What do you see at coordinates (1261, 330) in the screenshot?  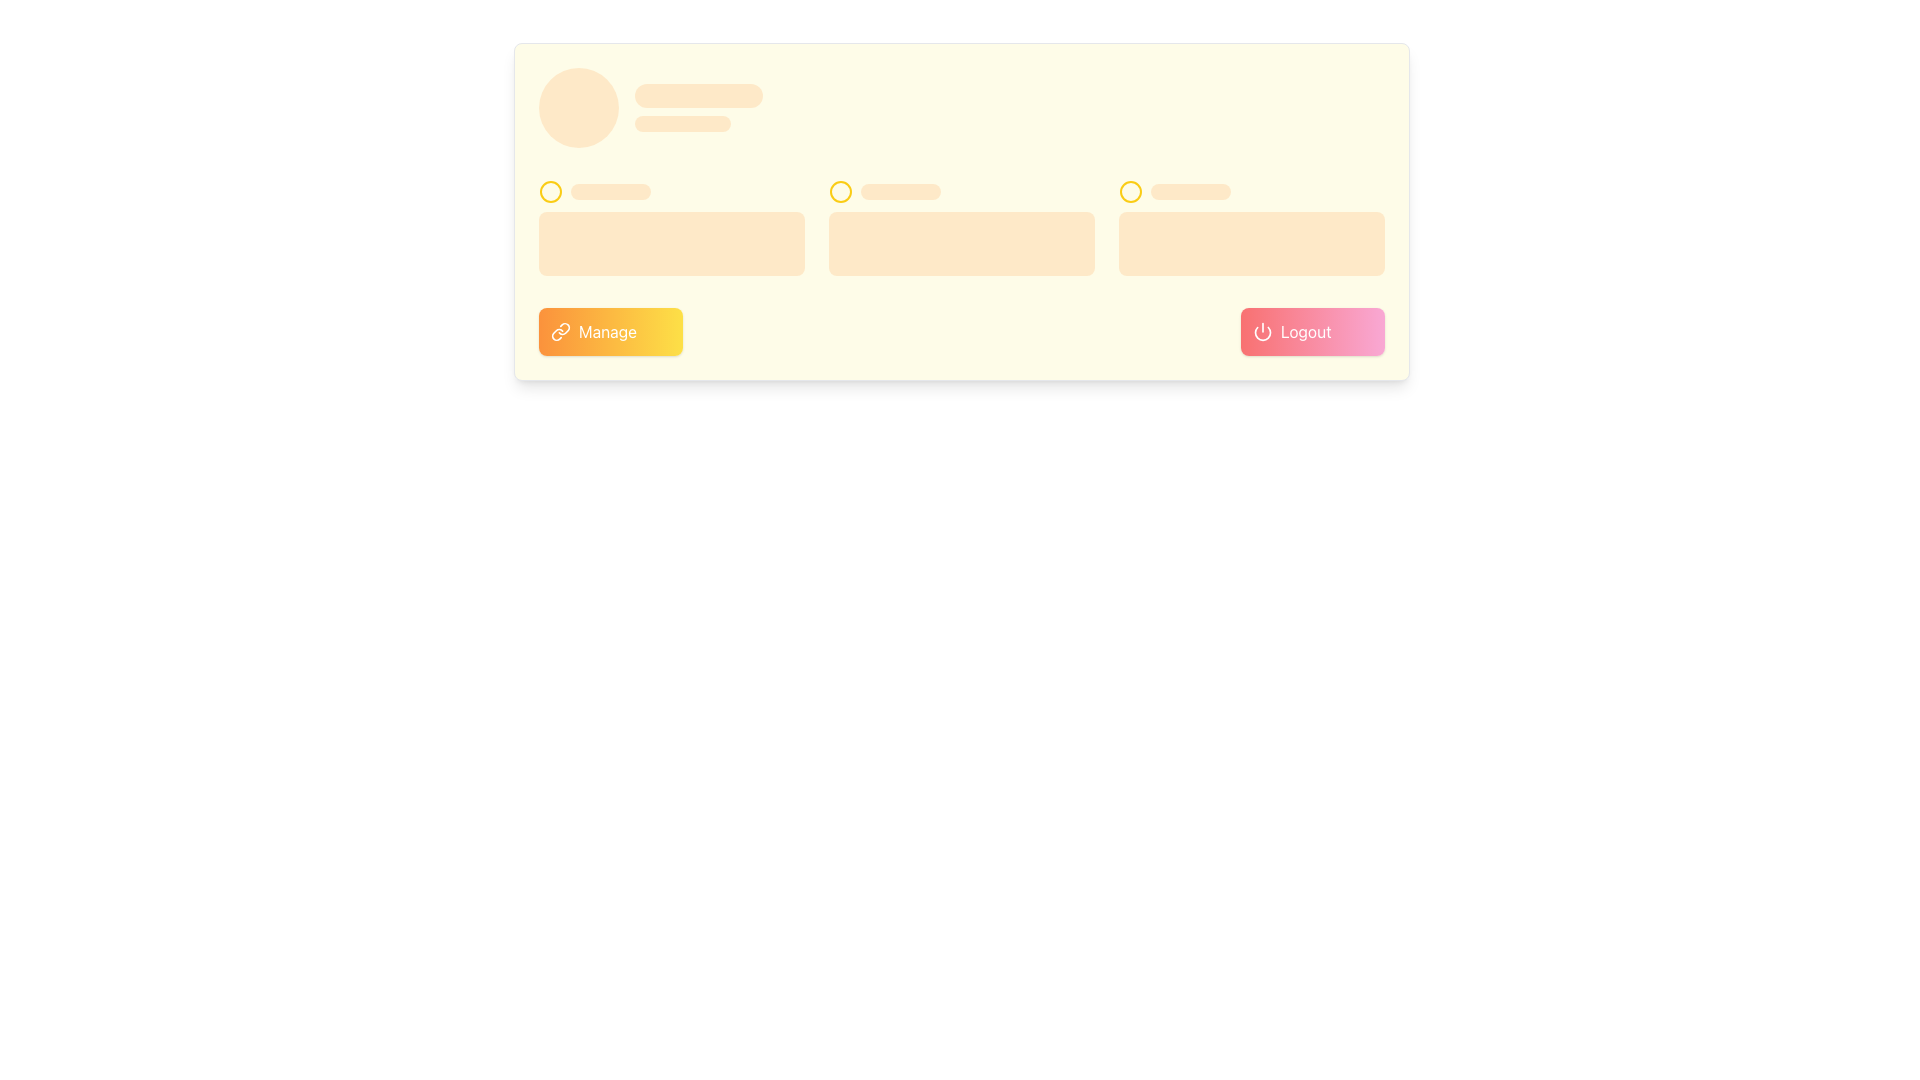 I see `the power button icon located within the 'Logout' button at the bottom right corner of the interface` at bounding box center [1261, 330].